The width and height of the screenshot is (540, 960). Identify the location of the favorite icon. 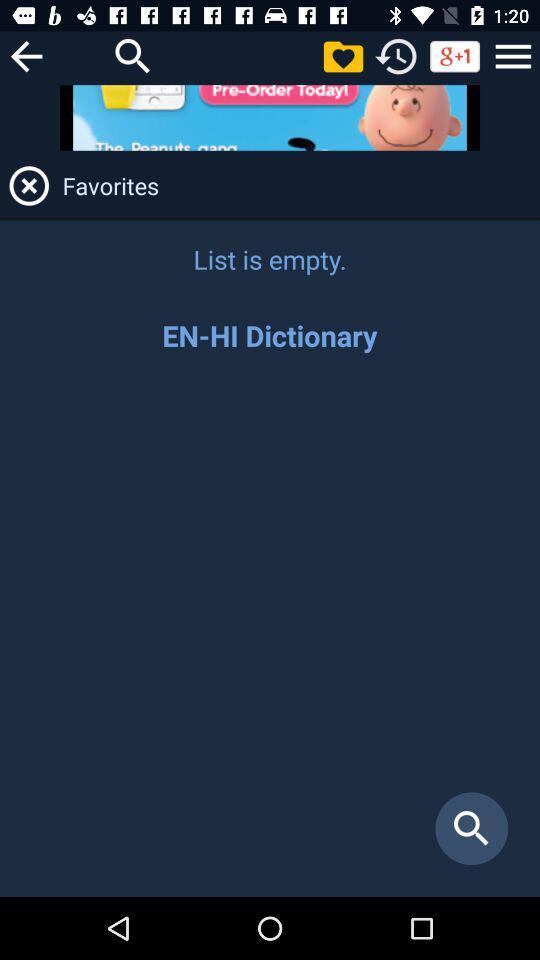
(342, 55).